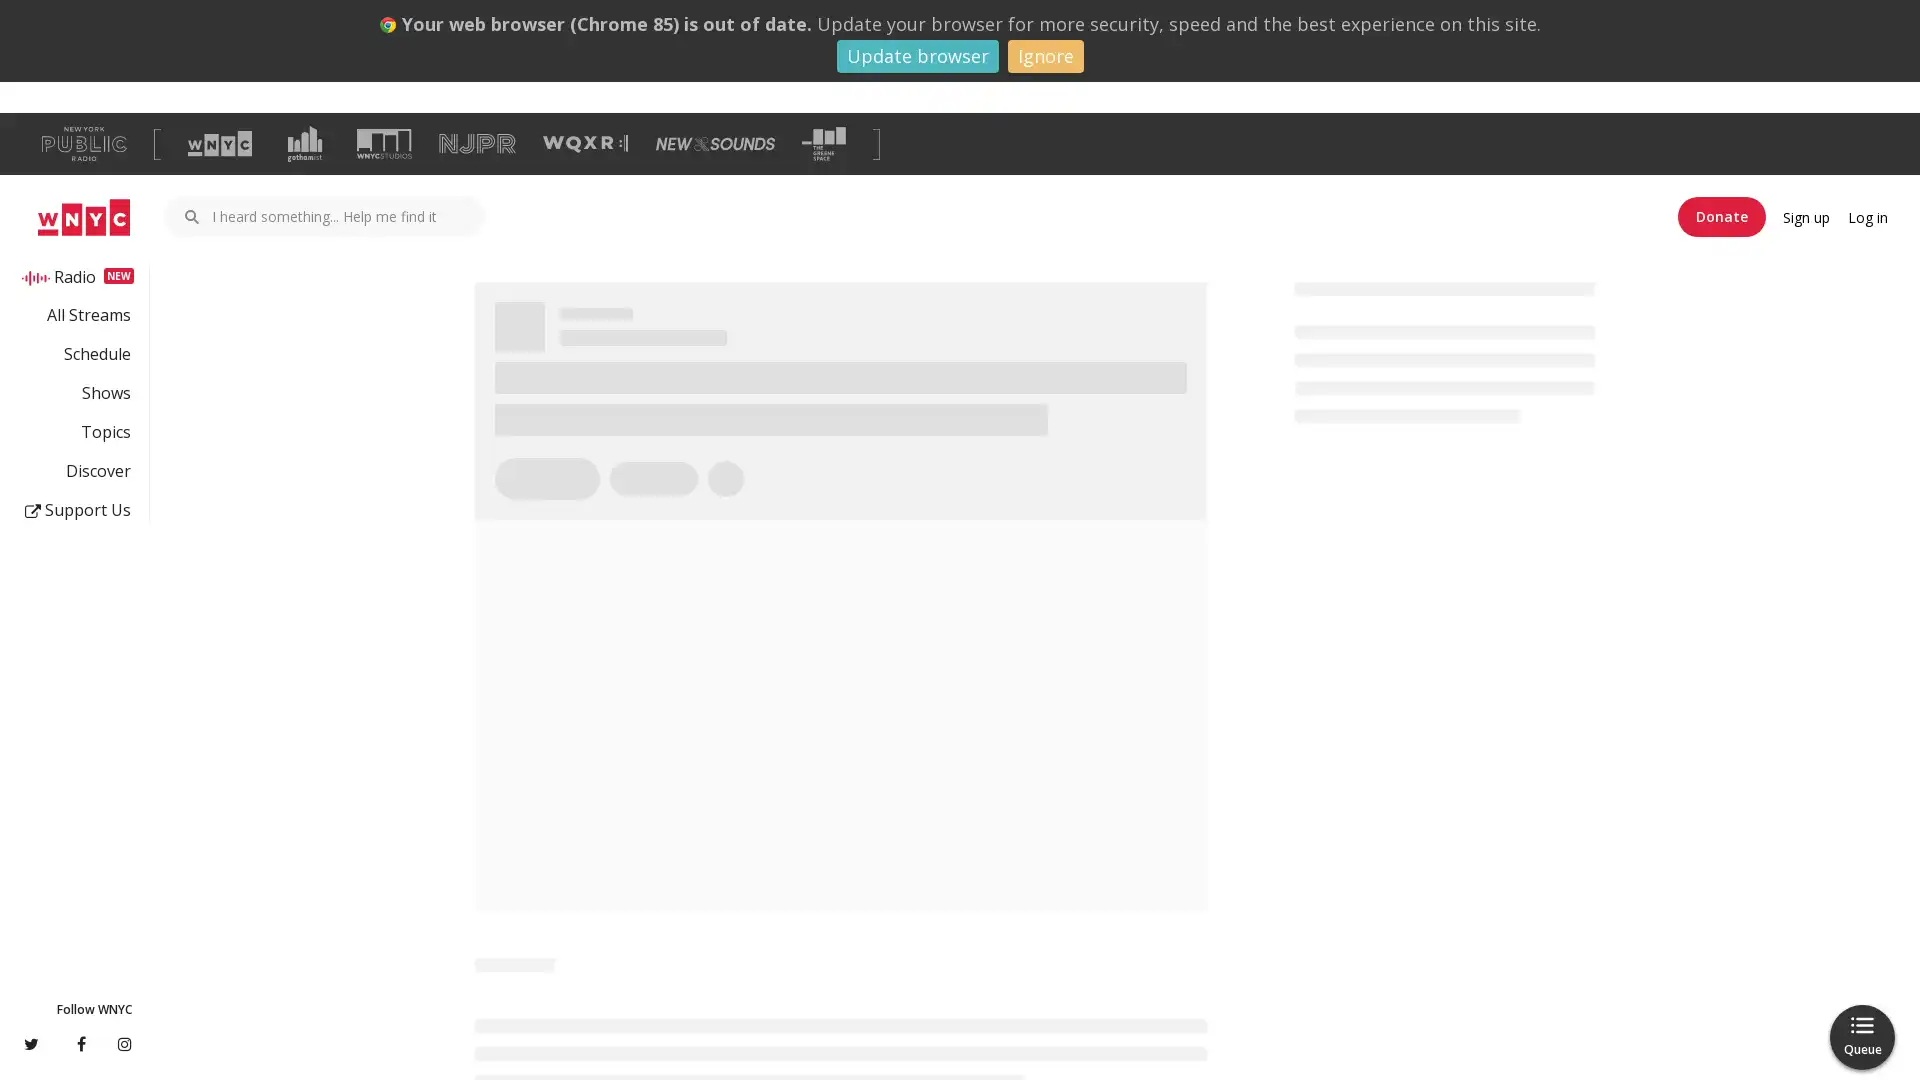 The image size is (1920, 1080). Describe the element at coordinates (578, 450) in the screenshot. I see `Listen to The Case for Cooperative Businesses` at that location.